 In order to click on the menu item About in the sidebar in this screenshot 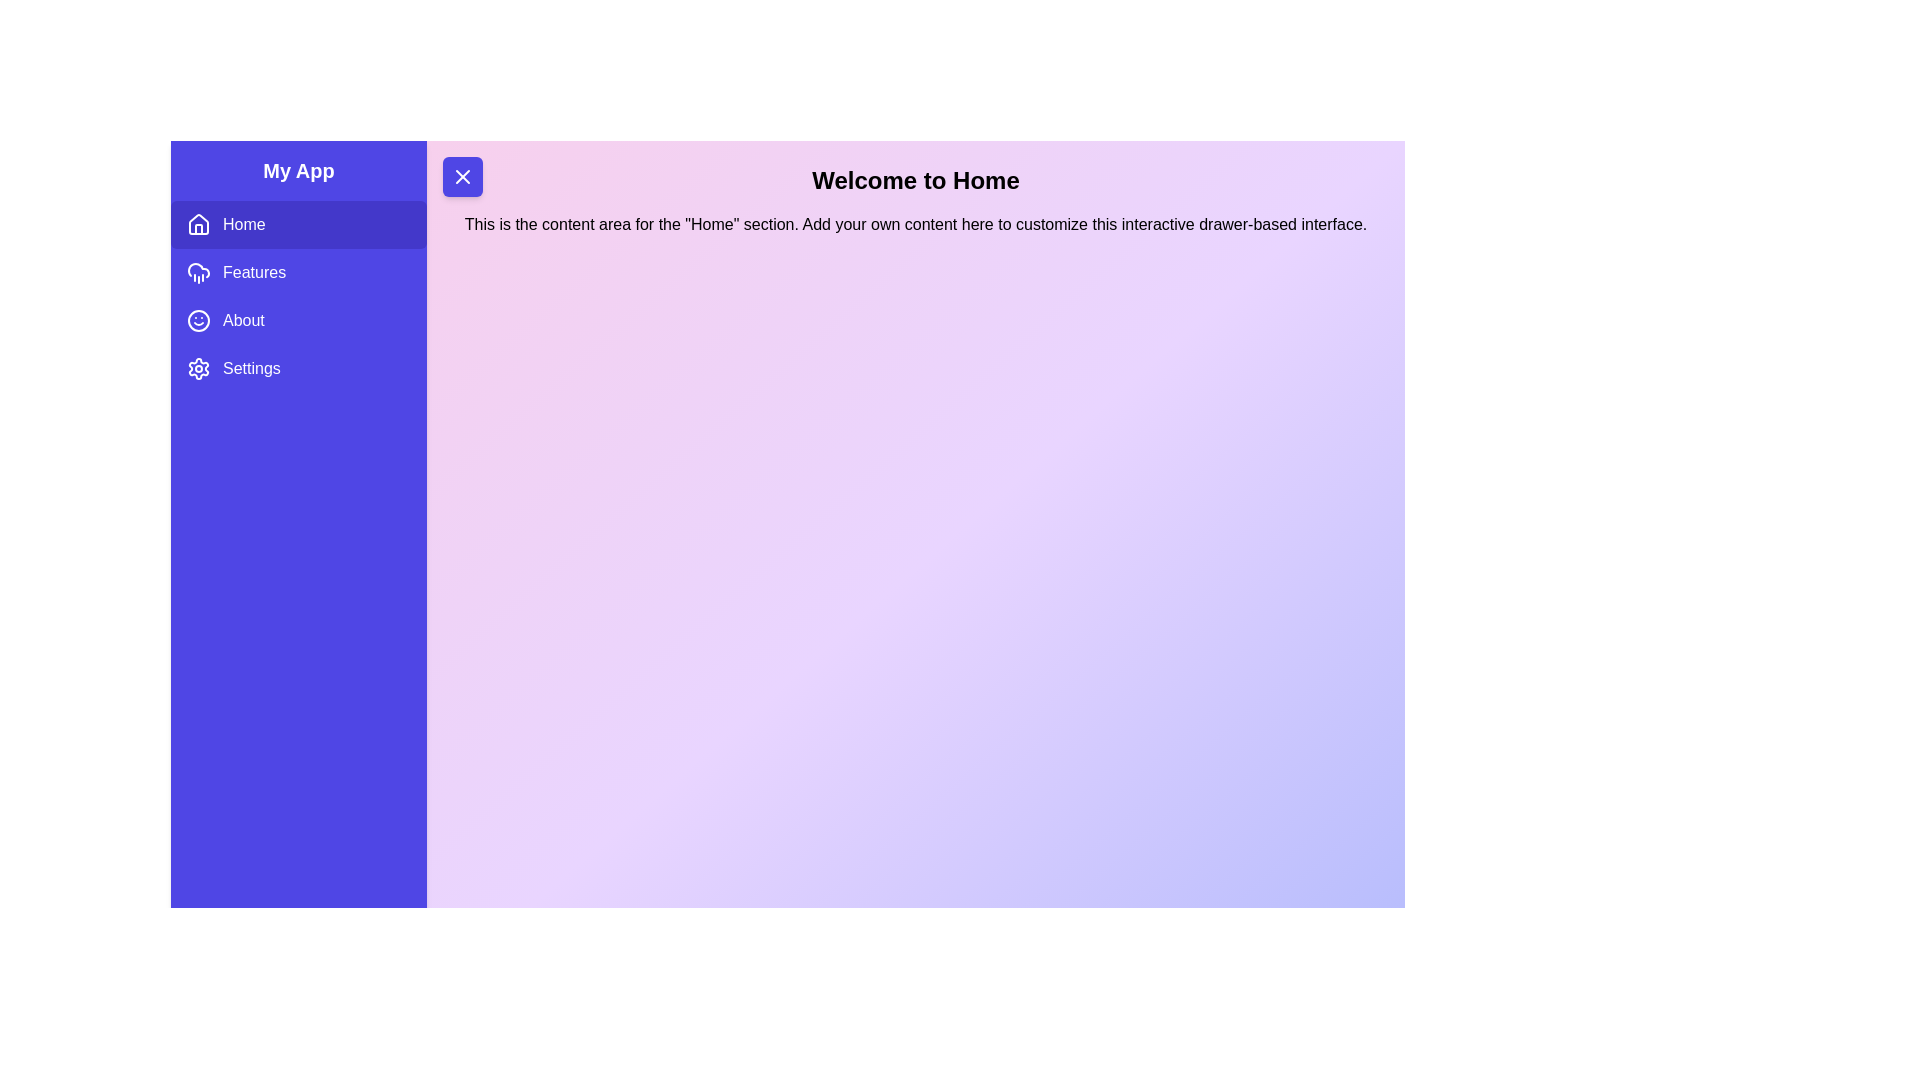, I will do `click(297, 319)`.